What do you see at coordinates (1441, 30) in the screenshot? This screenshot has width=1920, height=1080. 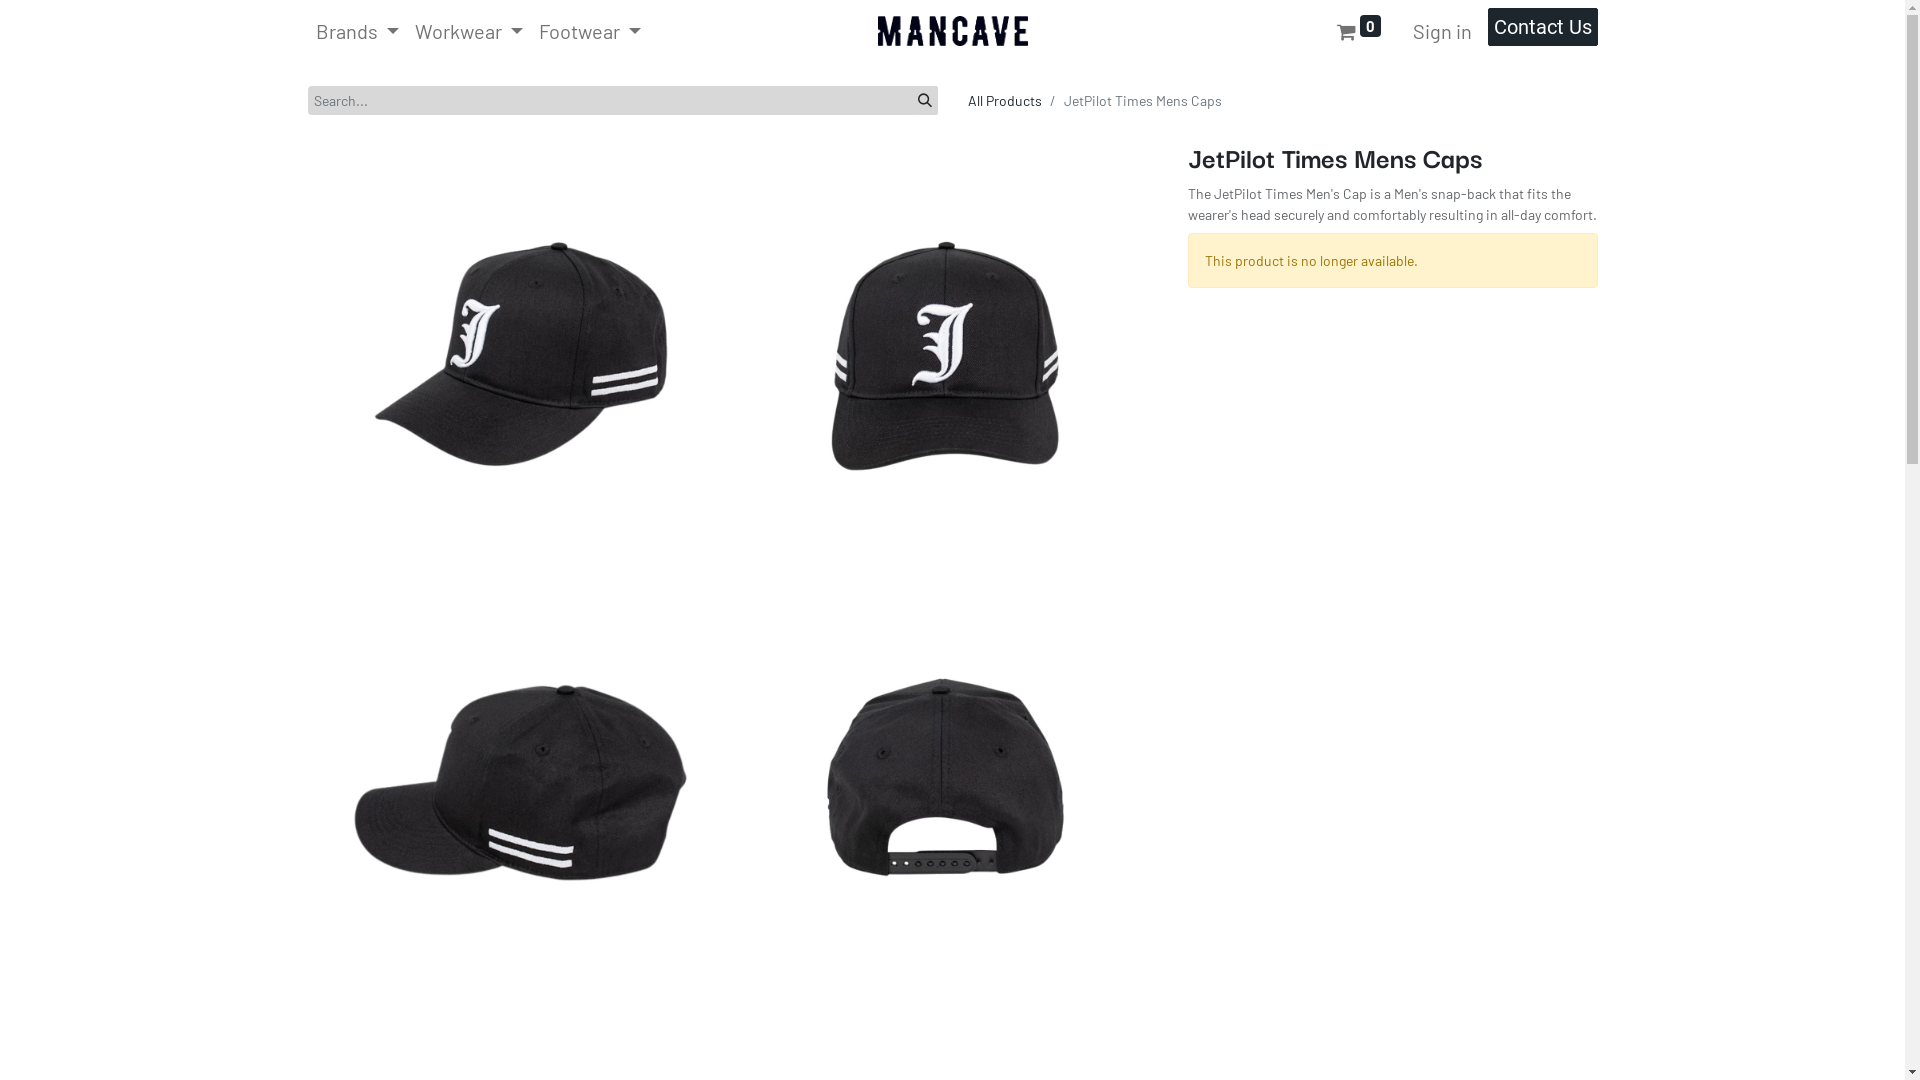 I see `'Sign in'` at bounding box center [1441, 30].